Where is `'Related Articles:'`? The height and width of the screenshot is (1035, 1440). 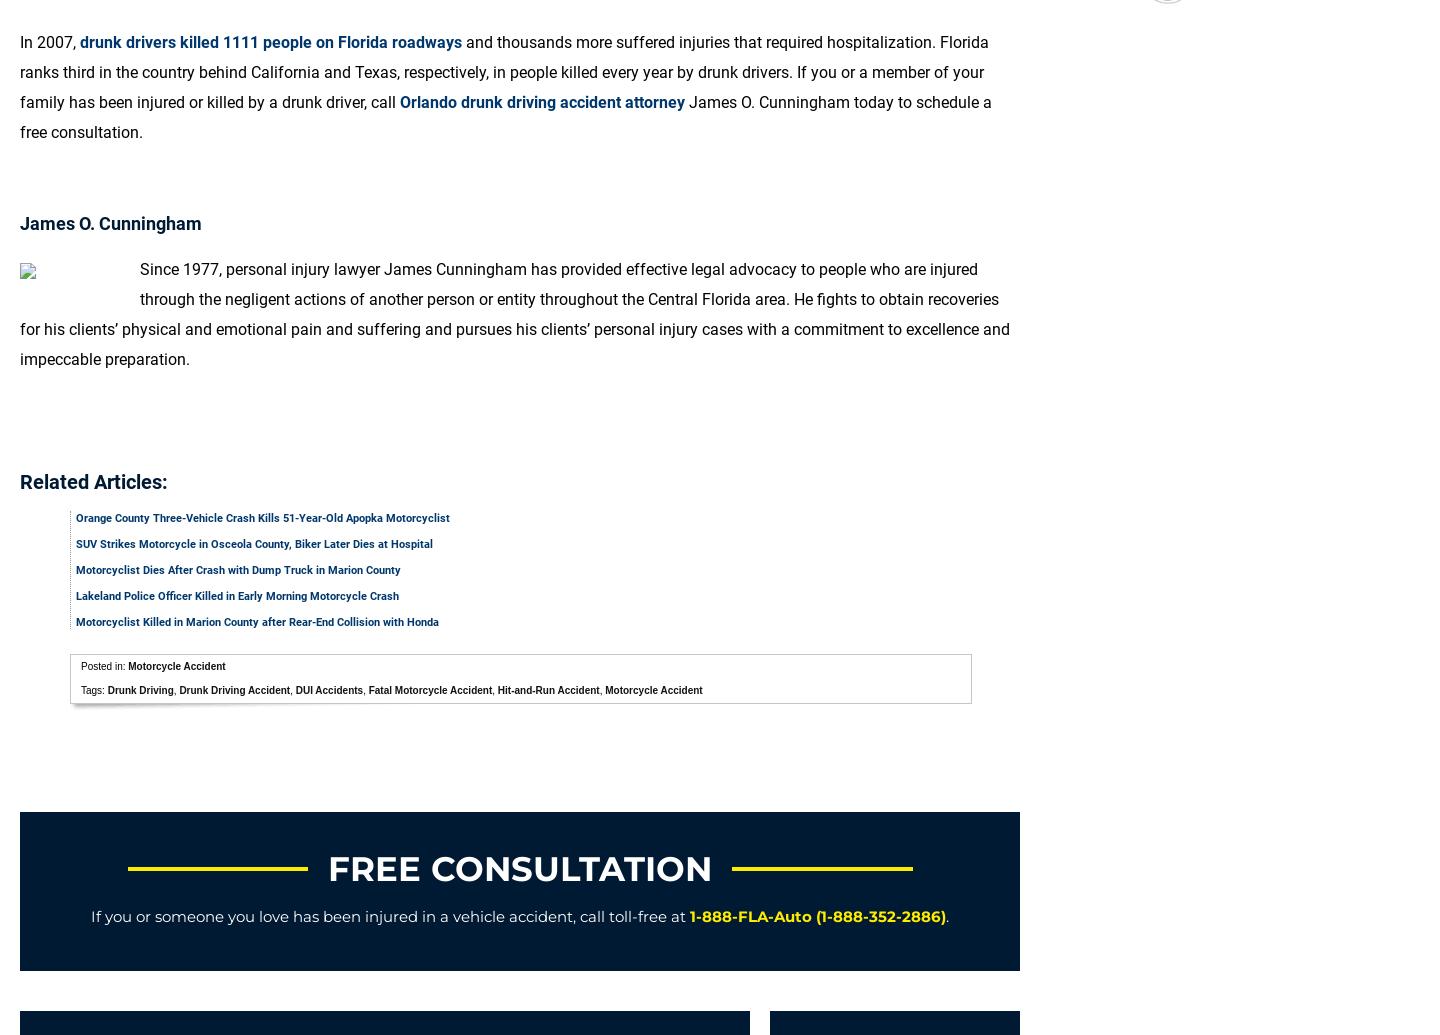
'Related Articles:' is located at coordinates (19, 481).